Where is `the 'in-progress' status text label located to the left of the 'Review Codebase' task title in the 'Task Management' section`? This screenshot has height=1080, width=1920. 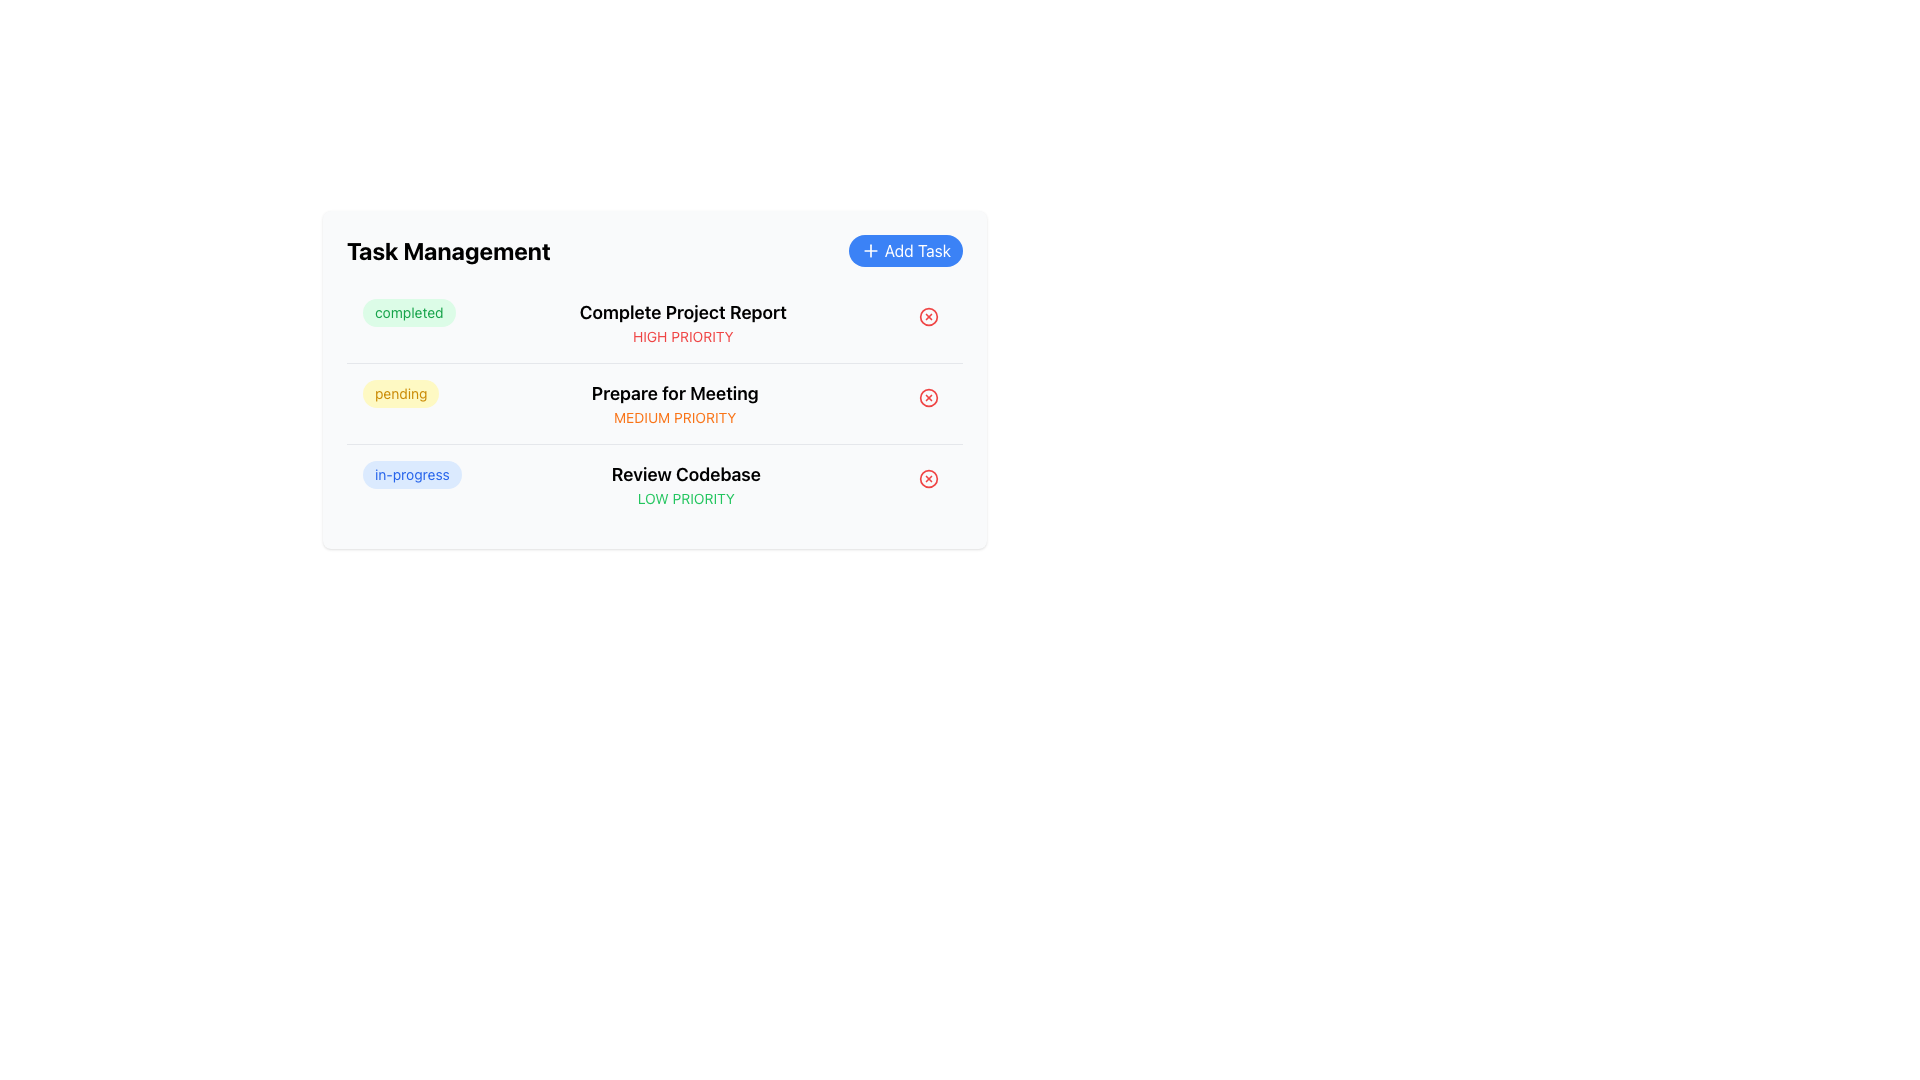 the 'in-progress' status text label located to the left of the 'Review Codebase' task title in the 'Task Management' section is located at coordinates (411, 474).